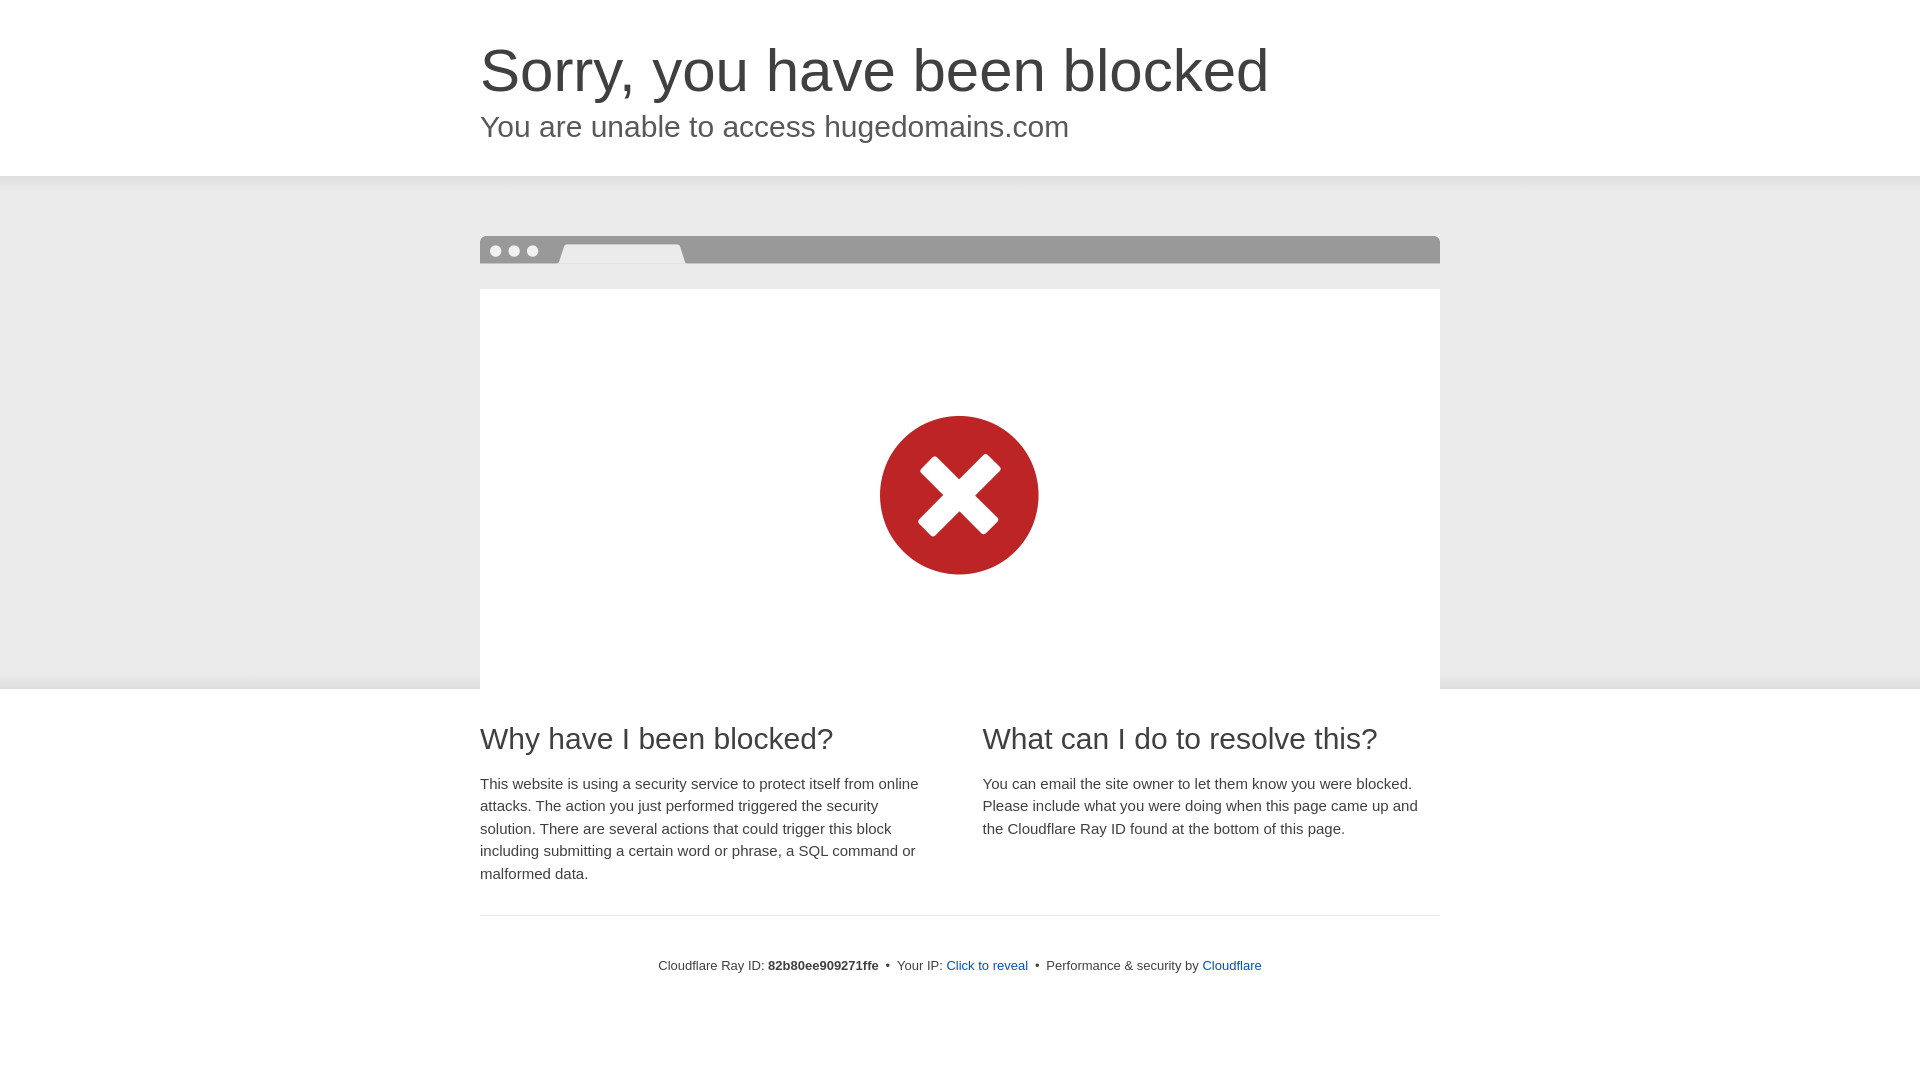 This screenshot has height=1080, width=1920. Describe the element at coordinates (1200, 964) in the screenshot. I see `'Cloudflare'` at that location.